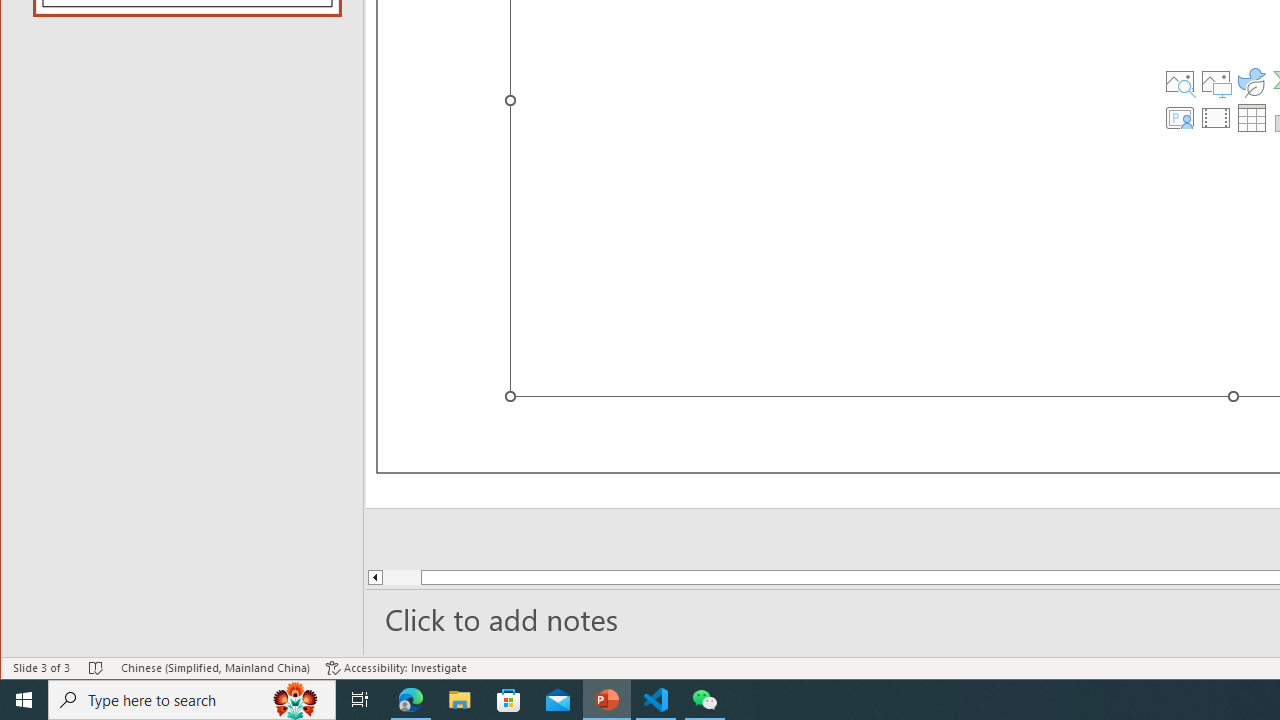 This screenshot has width=1280, height=720. Describe the element at coordinates (95, 668) in the screenshot. I see `'Spell Check No Errors'` at that location.